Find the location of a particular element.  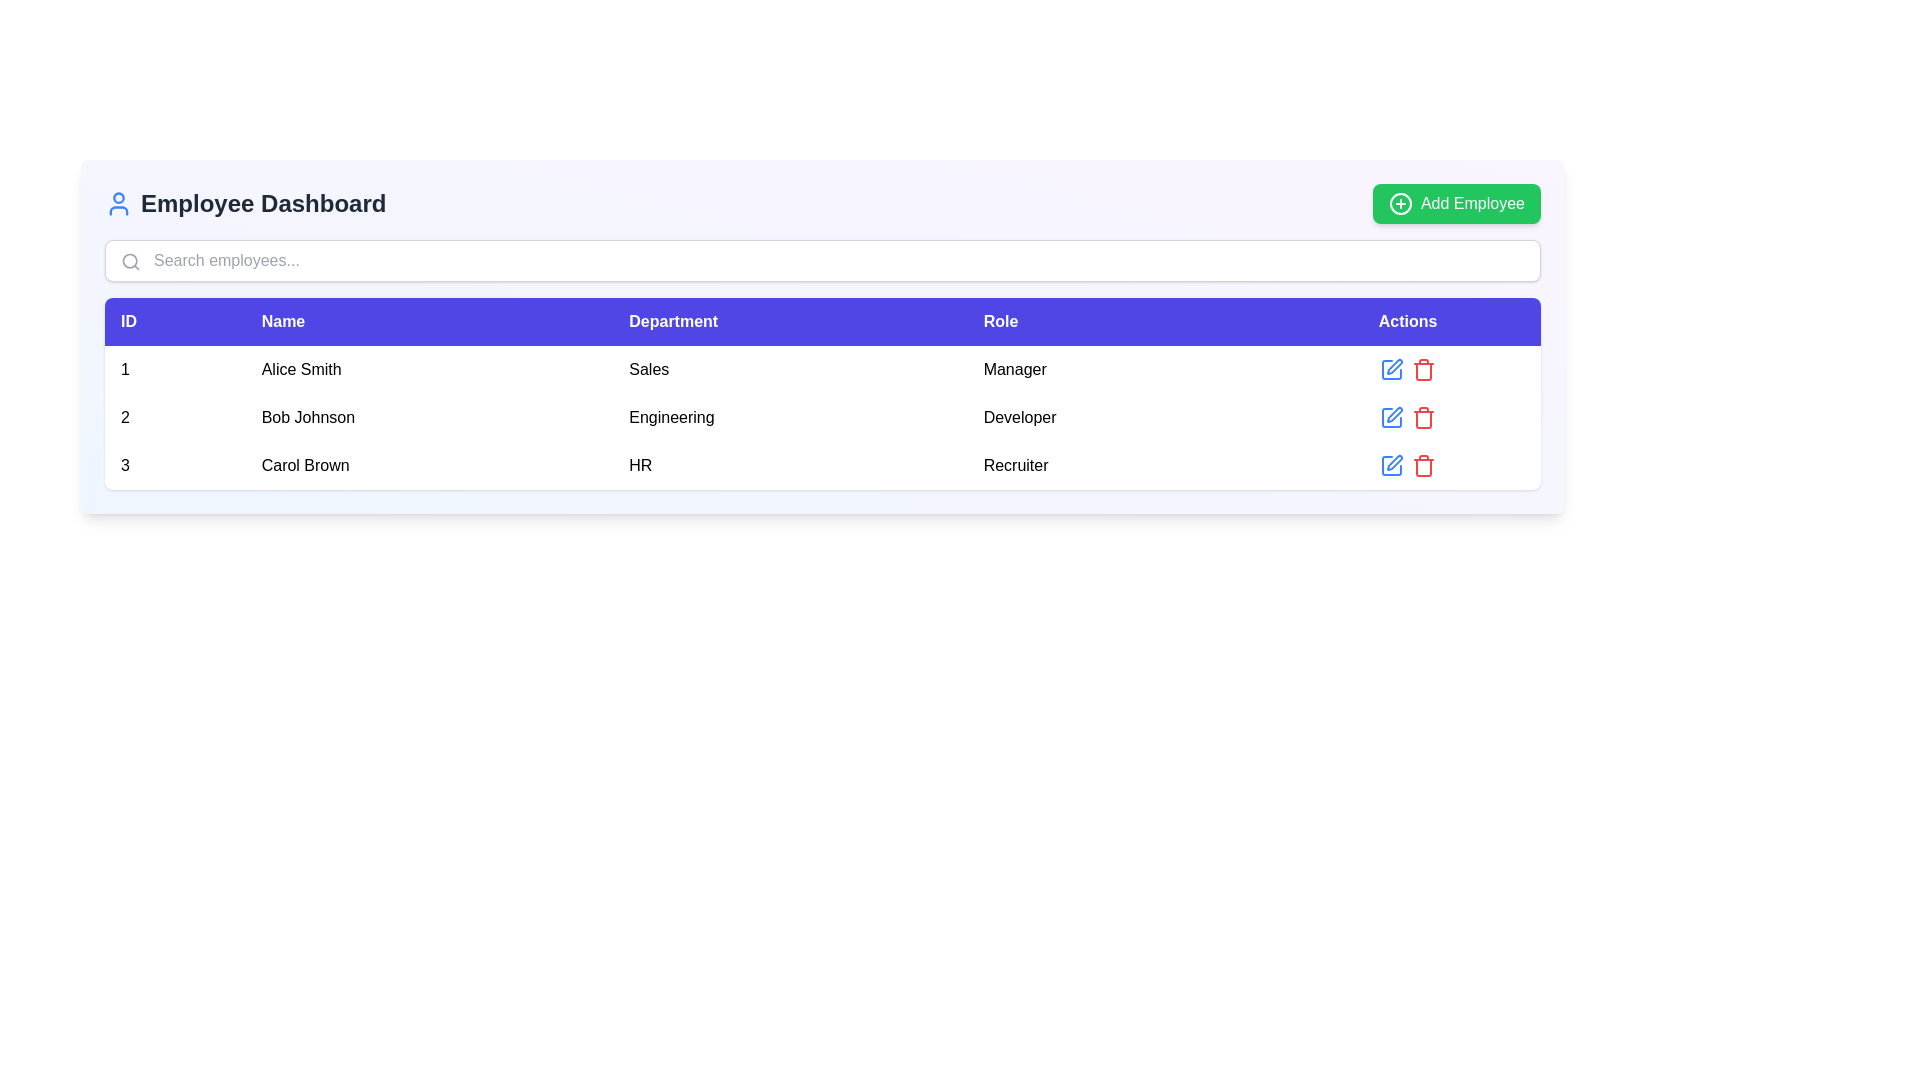

the first button in the grouping of clickable buttons for editing or deleting records in the 'Actions' column of the second row of the Employee Dashboard table is located at coordinates (1407, 416).